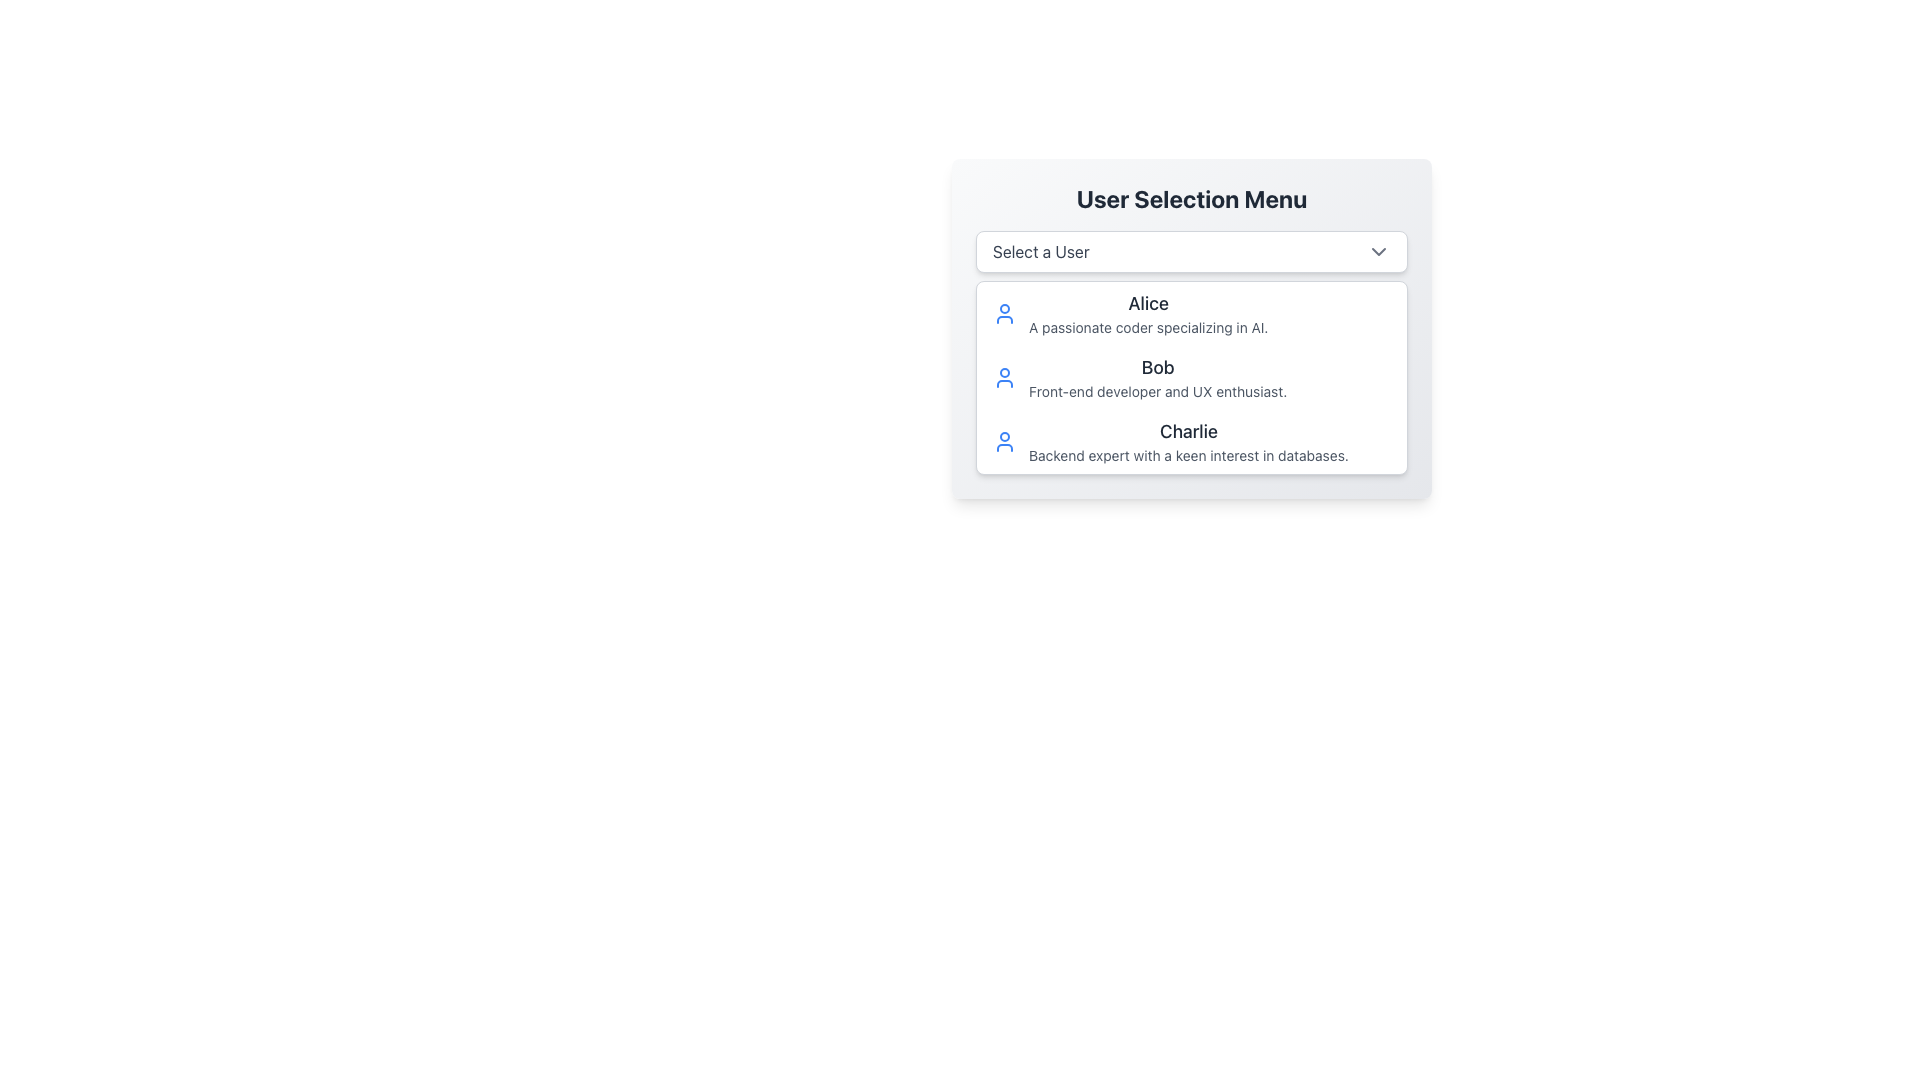  I want to click on the user icon representing 'Bob' in the dropdown menu, located on the left side of his associated list entry, so click(1004, 378).